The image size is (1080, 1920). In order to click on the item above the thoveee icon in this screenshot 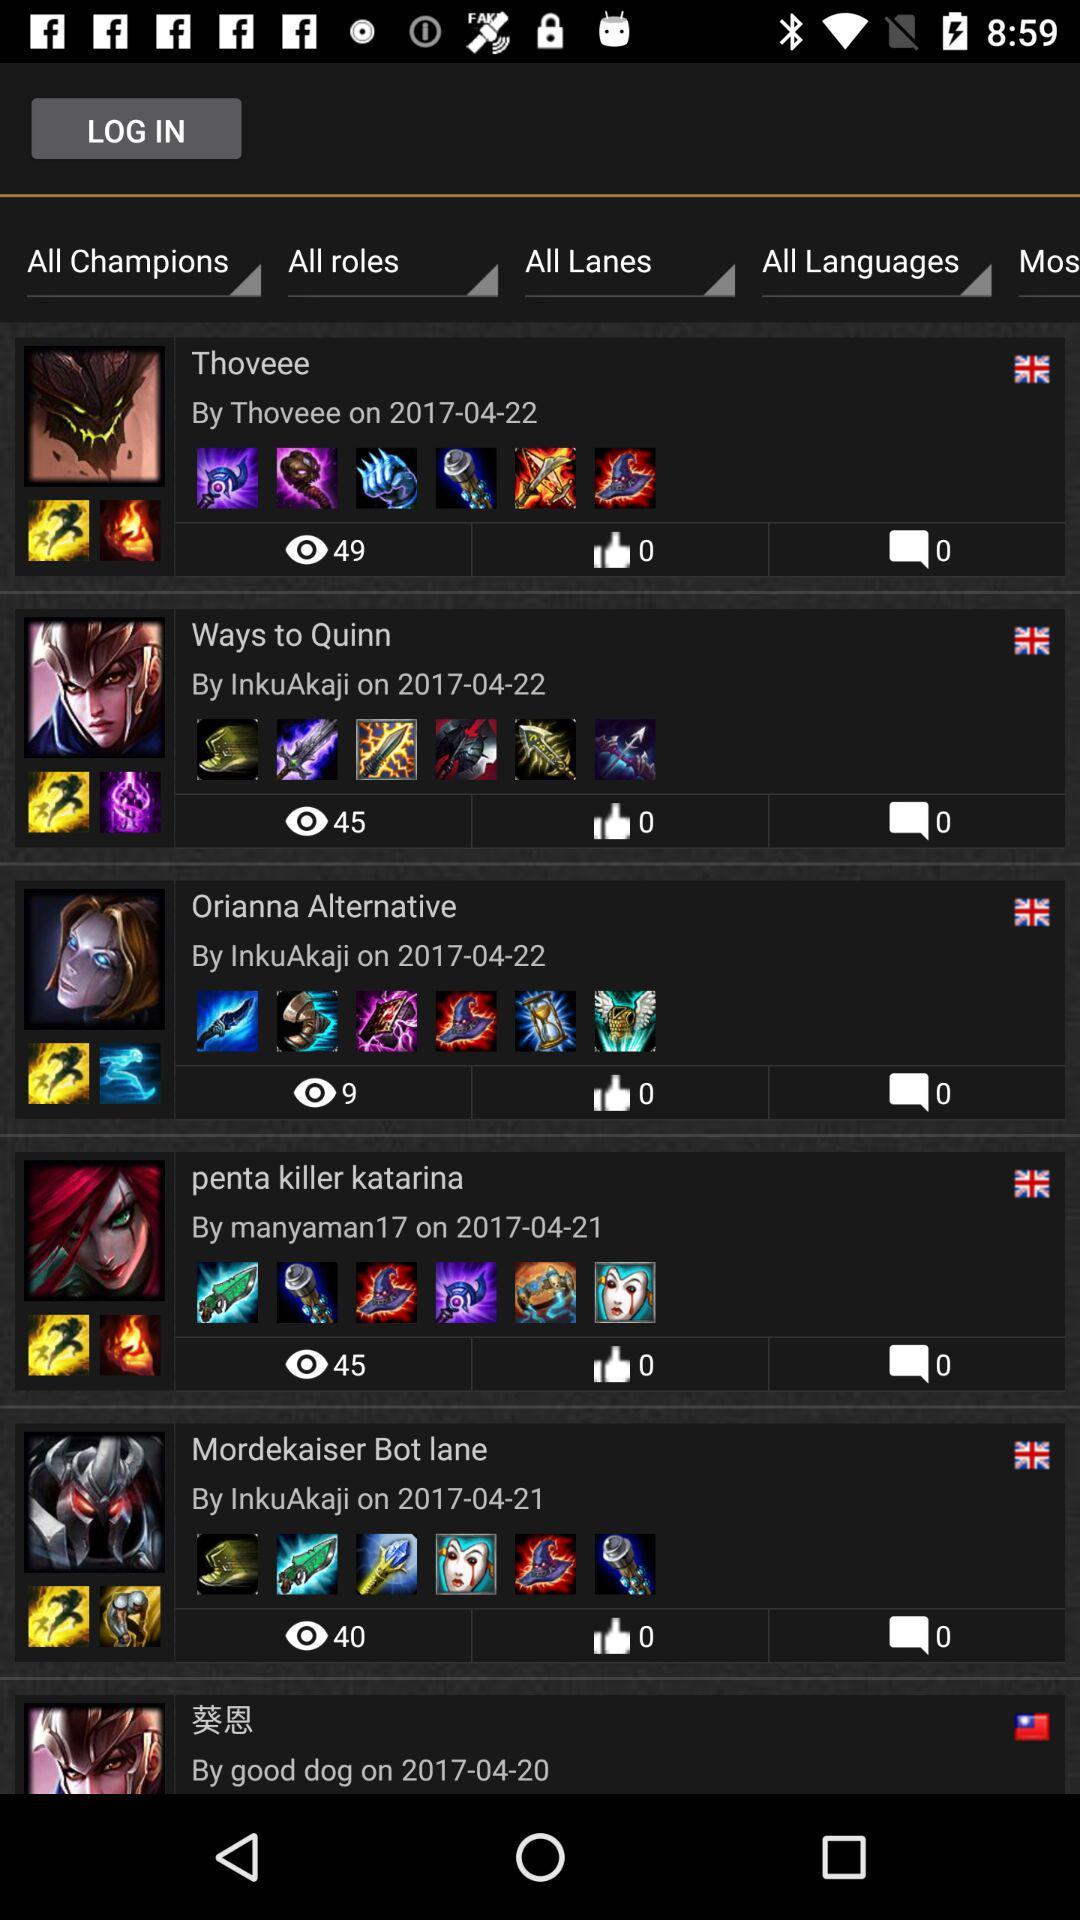, I will do `click(628, 260)`.